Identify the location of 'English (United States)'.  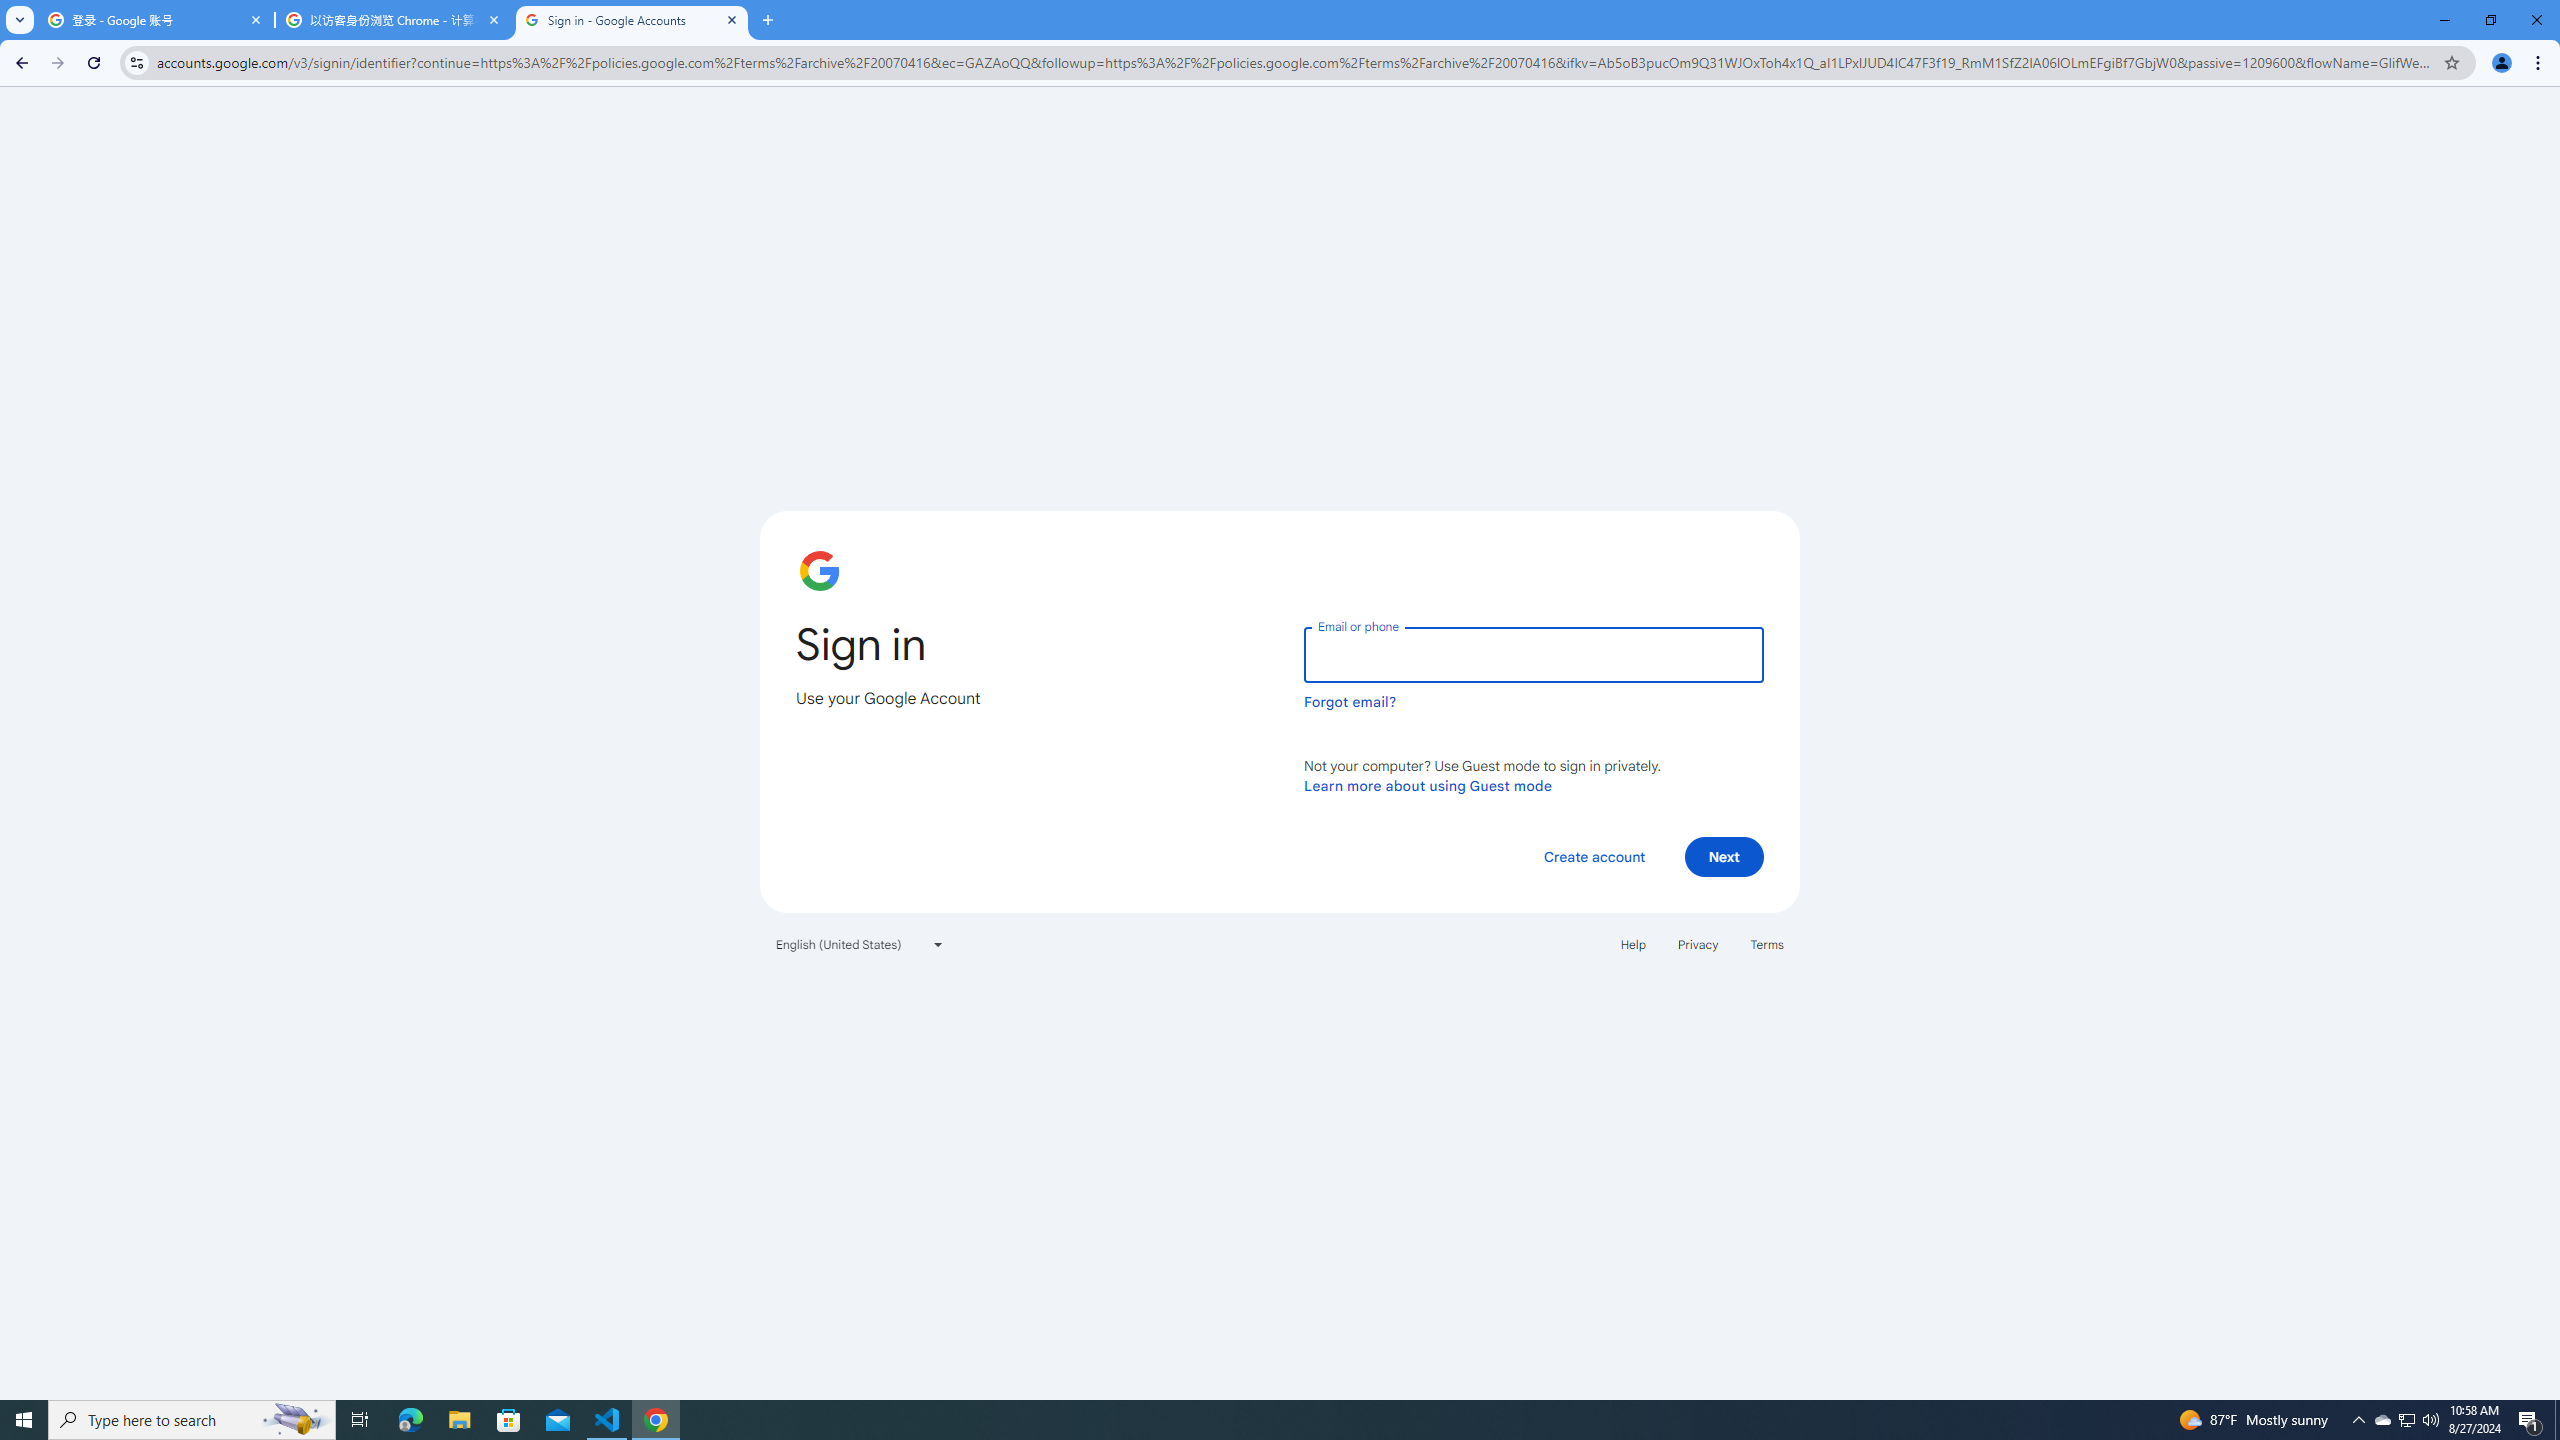
(860, 942).